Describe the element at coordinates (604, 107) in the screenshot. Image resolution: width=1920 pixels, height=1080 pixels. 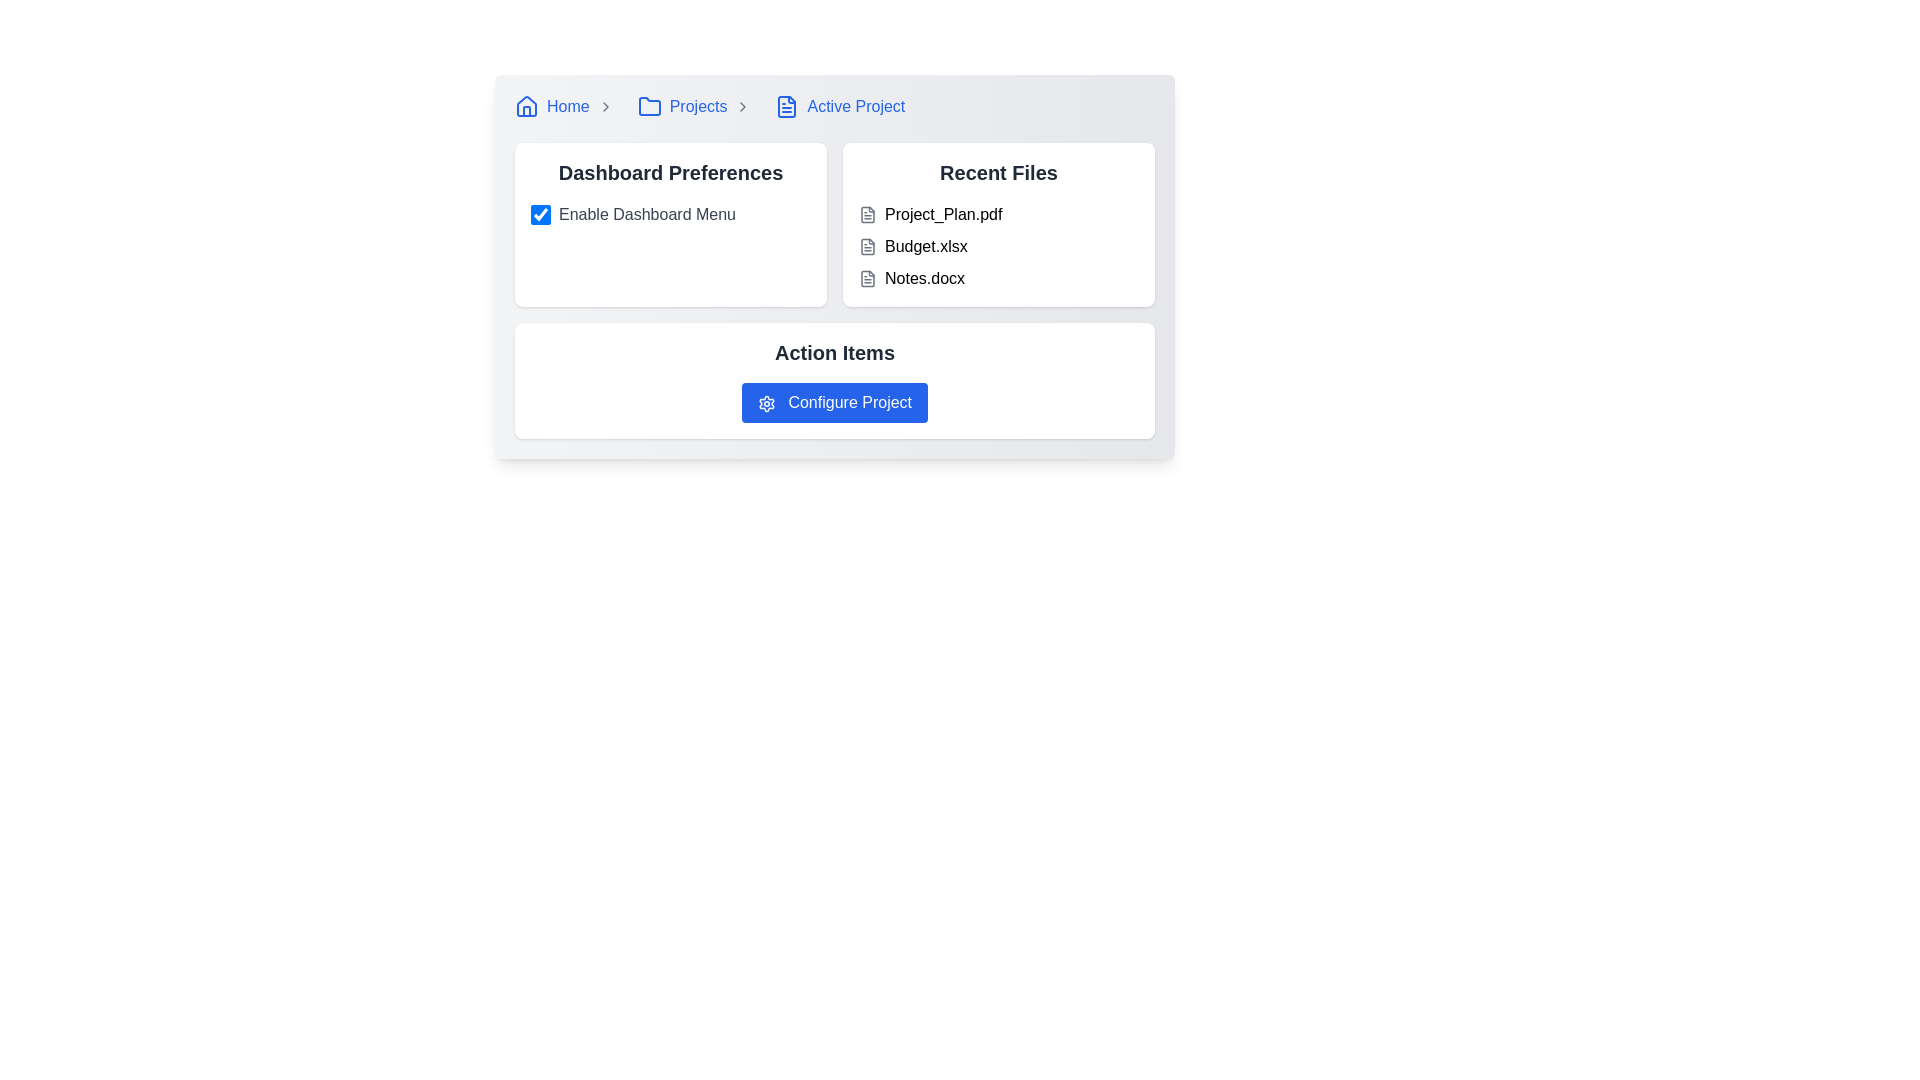
I see `the static chevron icon in the breadcrumb navigation bar that separates the 'Home' link and the 'Projects' link` at that location.